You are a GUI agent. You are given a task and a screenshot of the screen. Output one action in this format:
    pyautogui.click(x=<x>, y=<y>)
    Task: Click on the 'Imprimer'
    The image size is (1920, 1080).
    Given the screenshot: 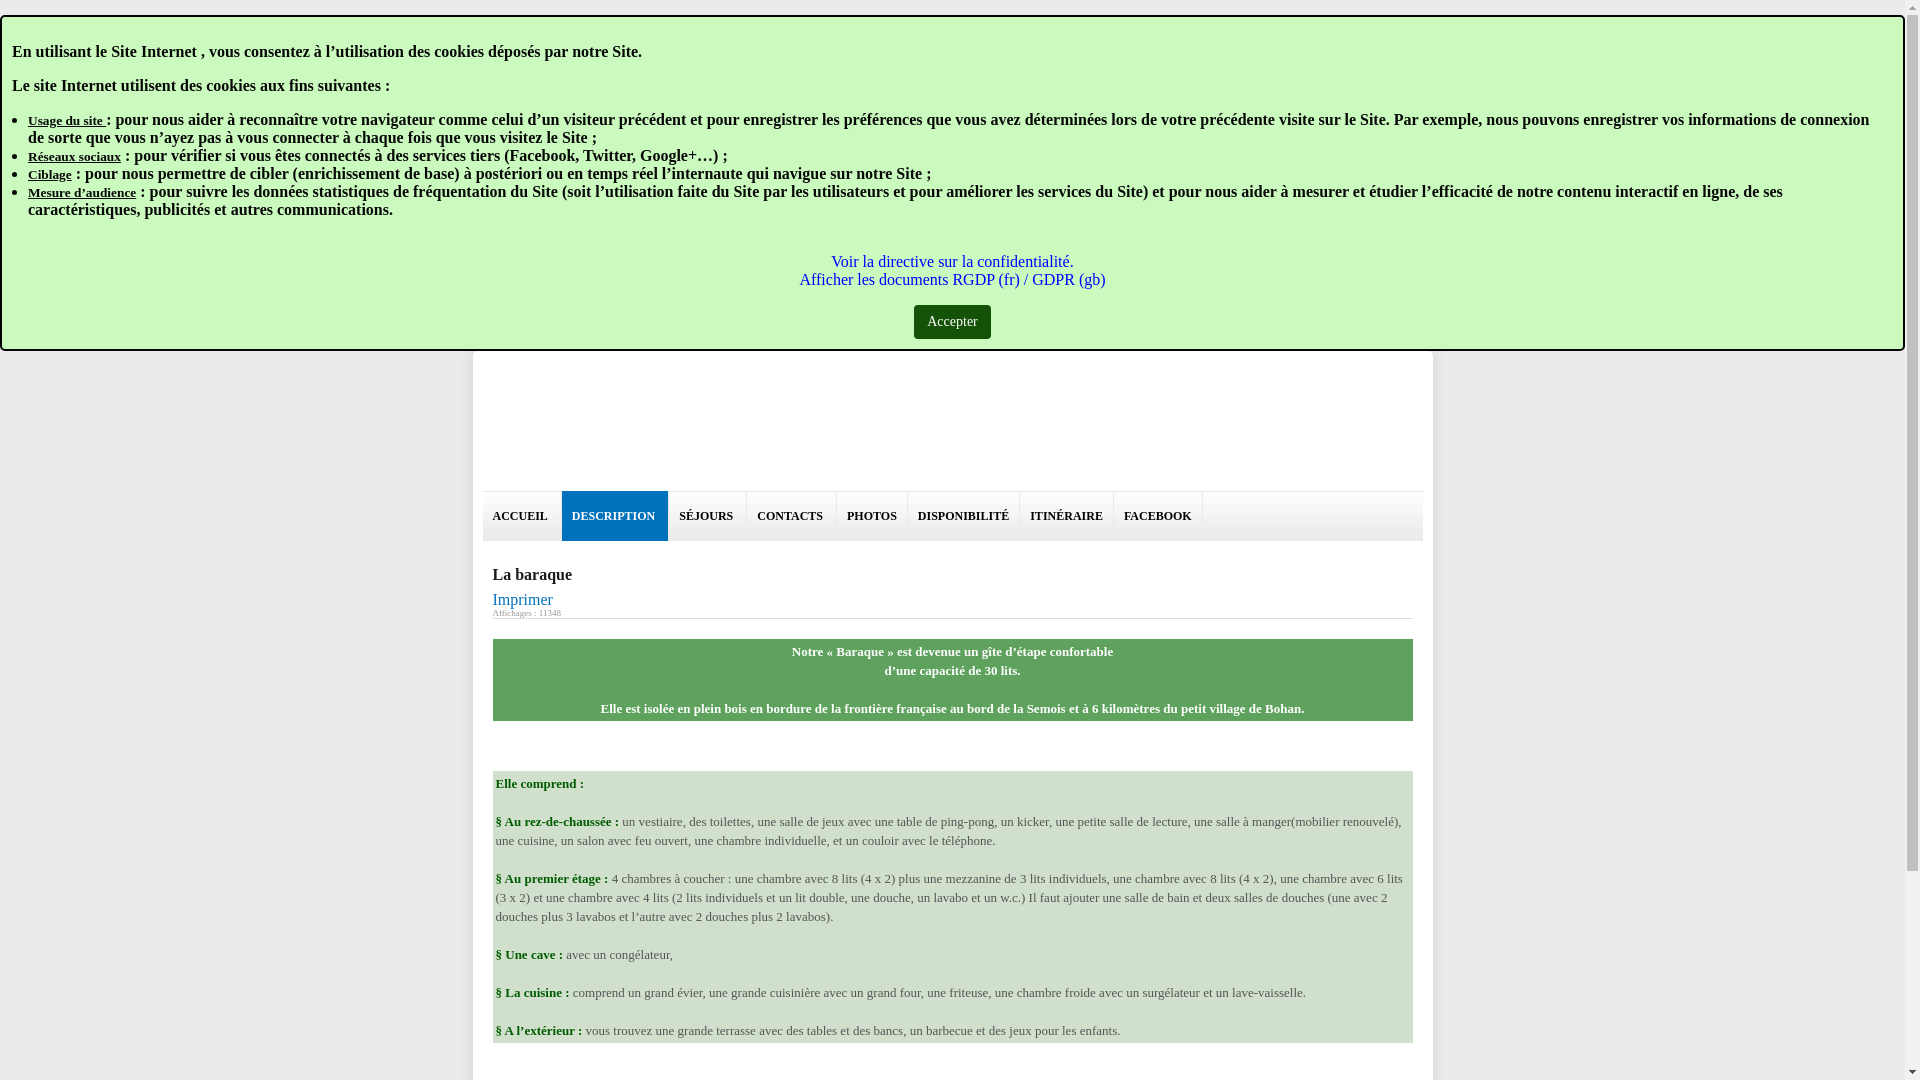 What is the action you would take?
    pyautogui.click(x=522, y=598)
    